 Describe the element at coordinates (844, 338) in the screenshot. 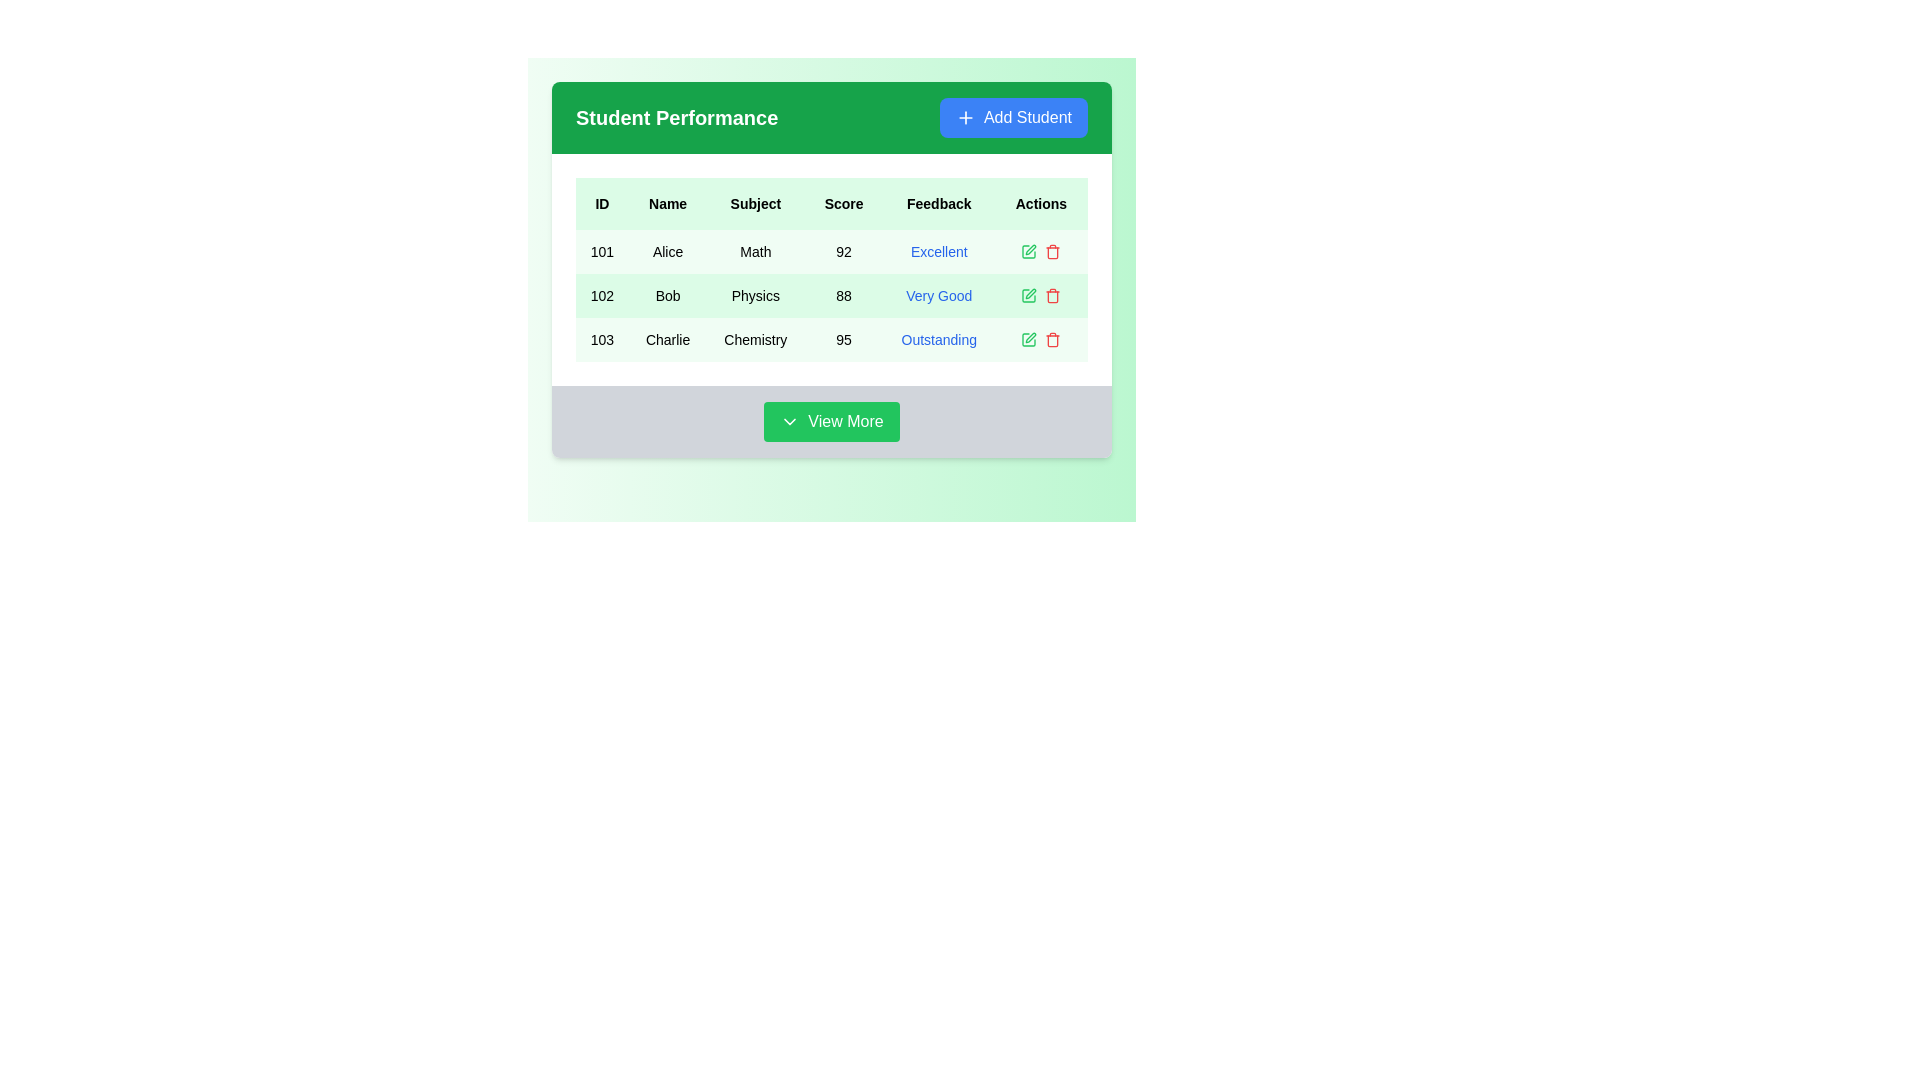

I see `the text label displaying the score '95' in the 'Score' column of the table, which is located in the fourth cell of the third row` at that location.